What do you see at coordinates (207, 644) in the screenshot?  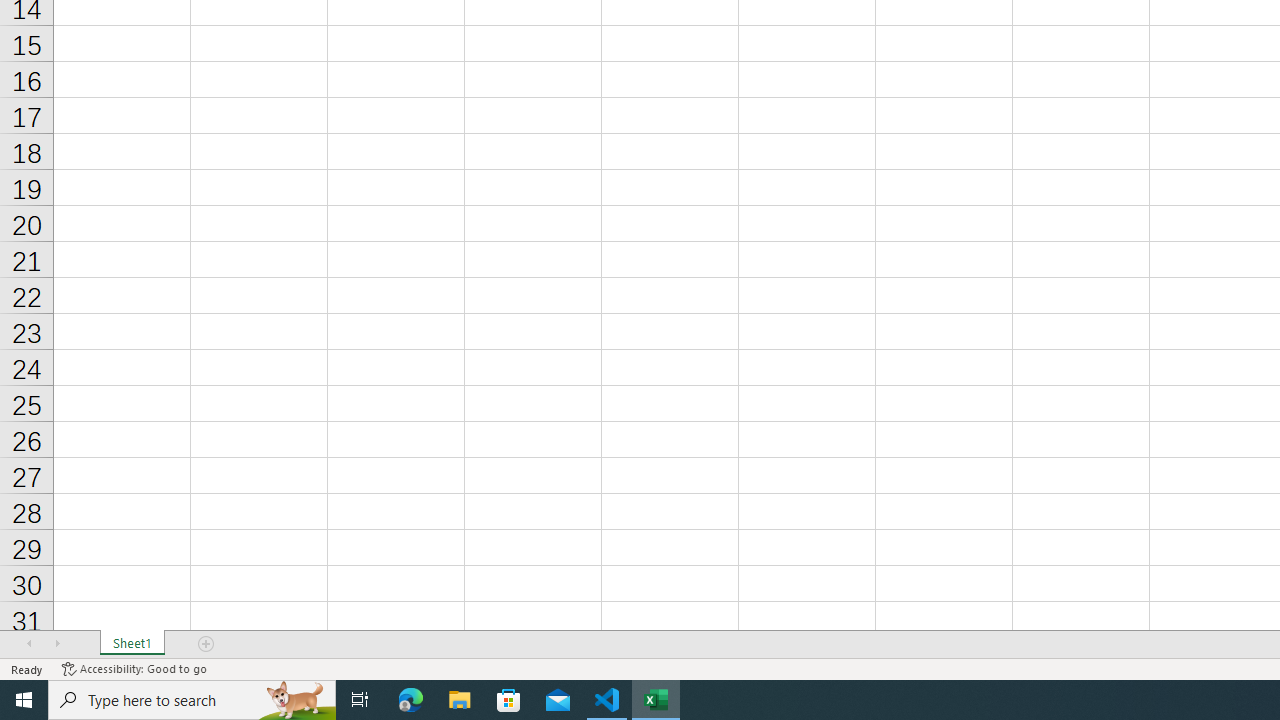 I see `'Add Sheet'` at bounding box center [207, 644].